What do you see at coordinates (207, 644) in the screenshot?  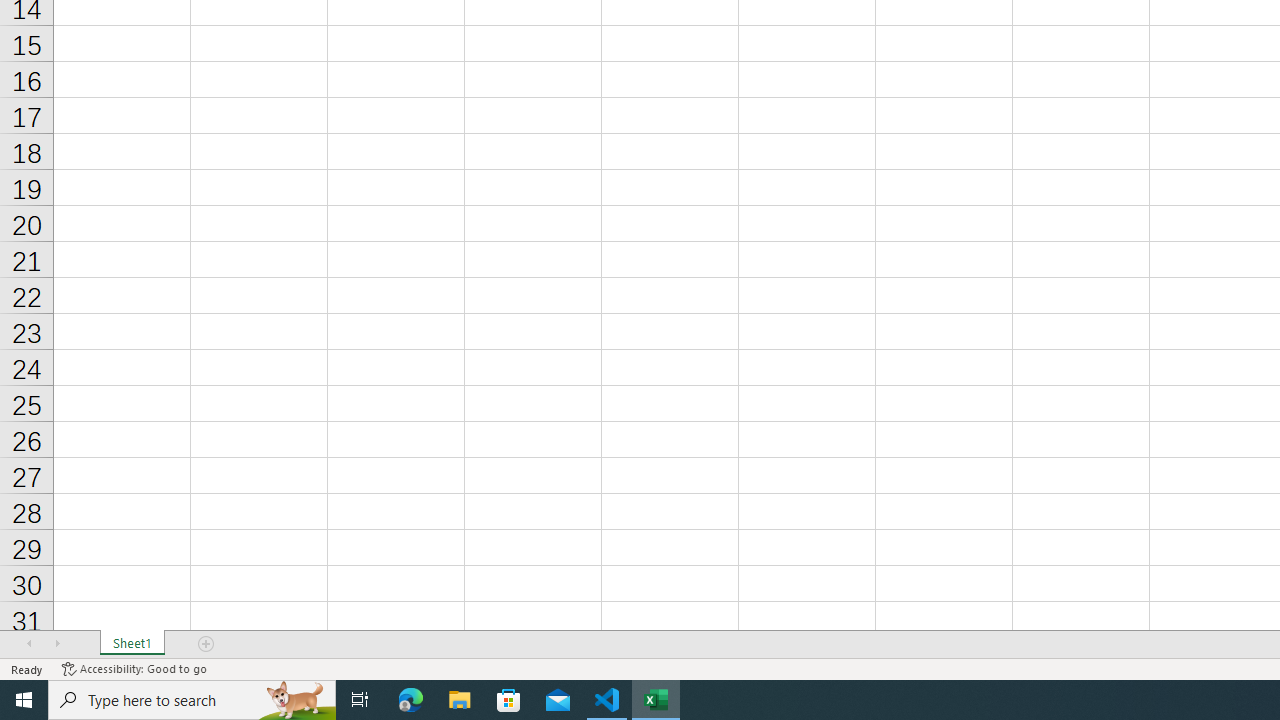 I see `'Add Sheet'` at bounding box center [207, 644].